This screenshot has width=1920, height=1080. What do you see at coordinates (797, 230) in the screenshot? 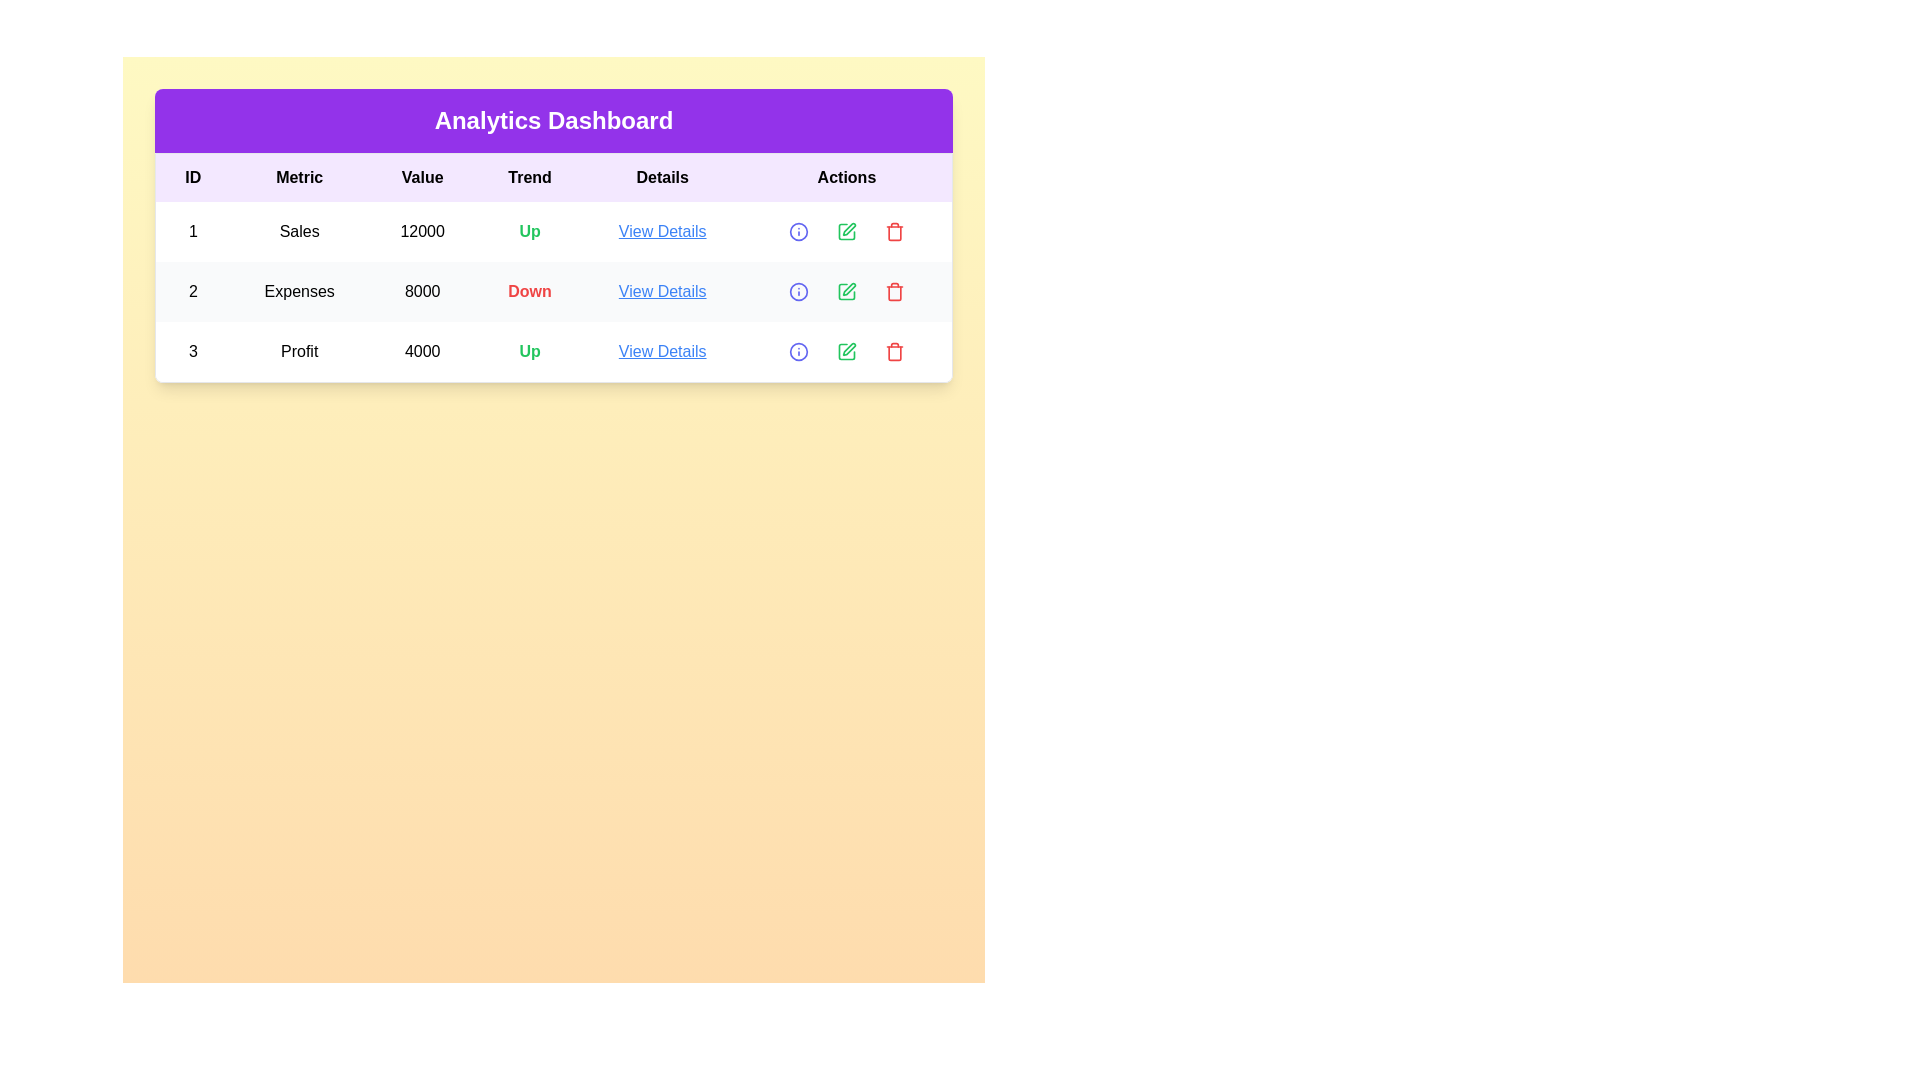
I see `the circular 'i' icon in the 'Actions' column of the last row` at bounding box center [797, 230].